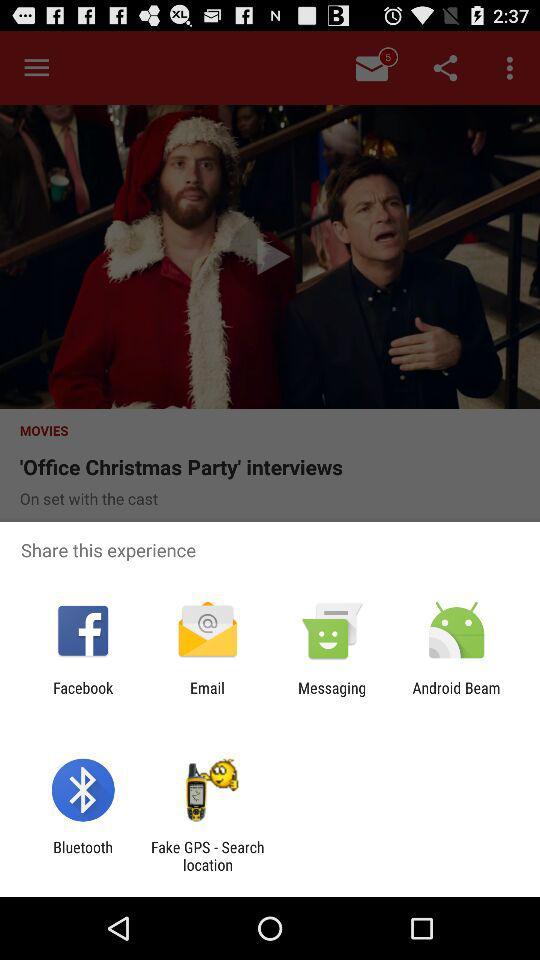 The width and height of the screenshot is (540, 960). What do you see at coordinates (82, 855) in the screenshot?
I see `the app to the left of fake gps search` at bounding box center [82, 855].